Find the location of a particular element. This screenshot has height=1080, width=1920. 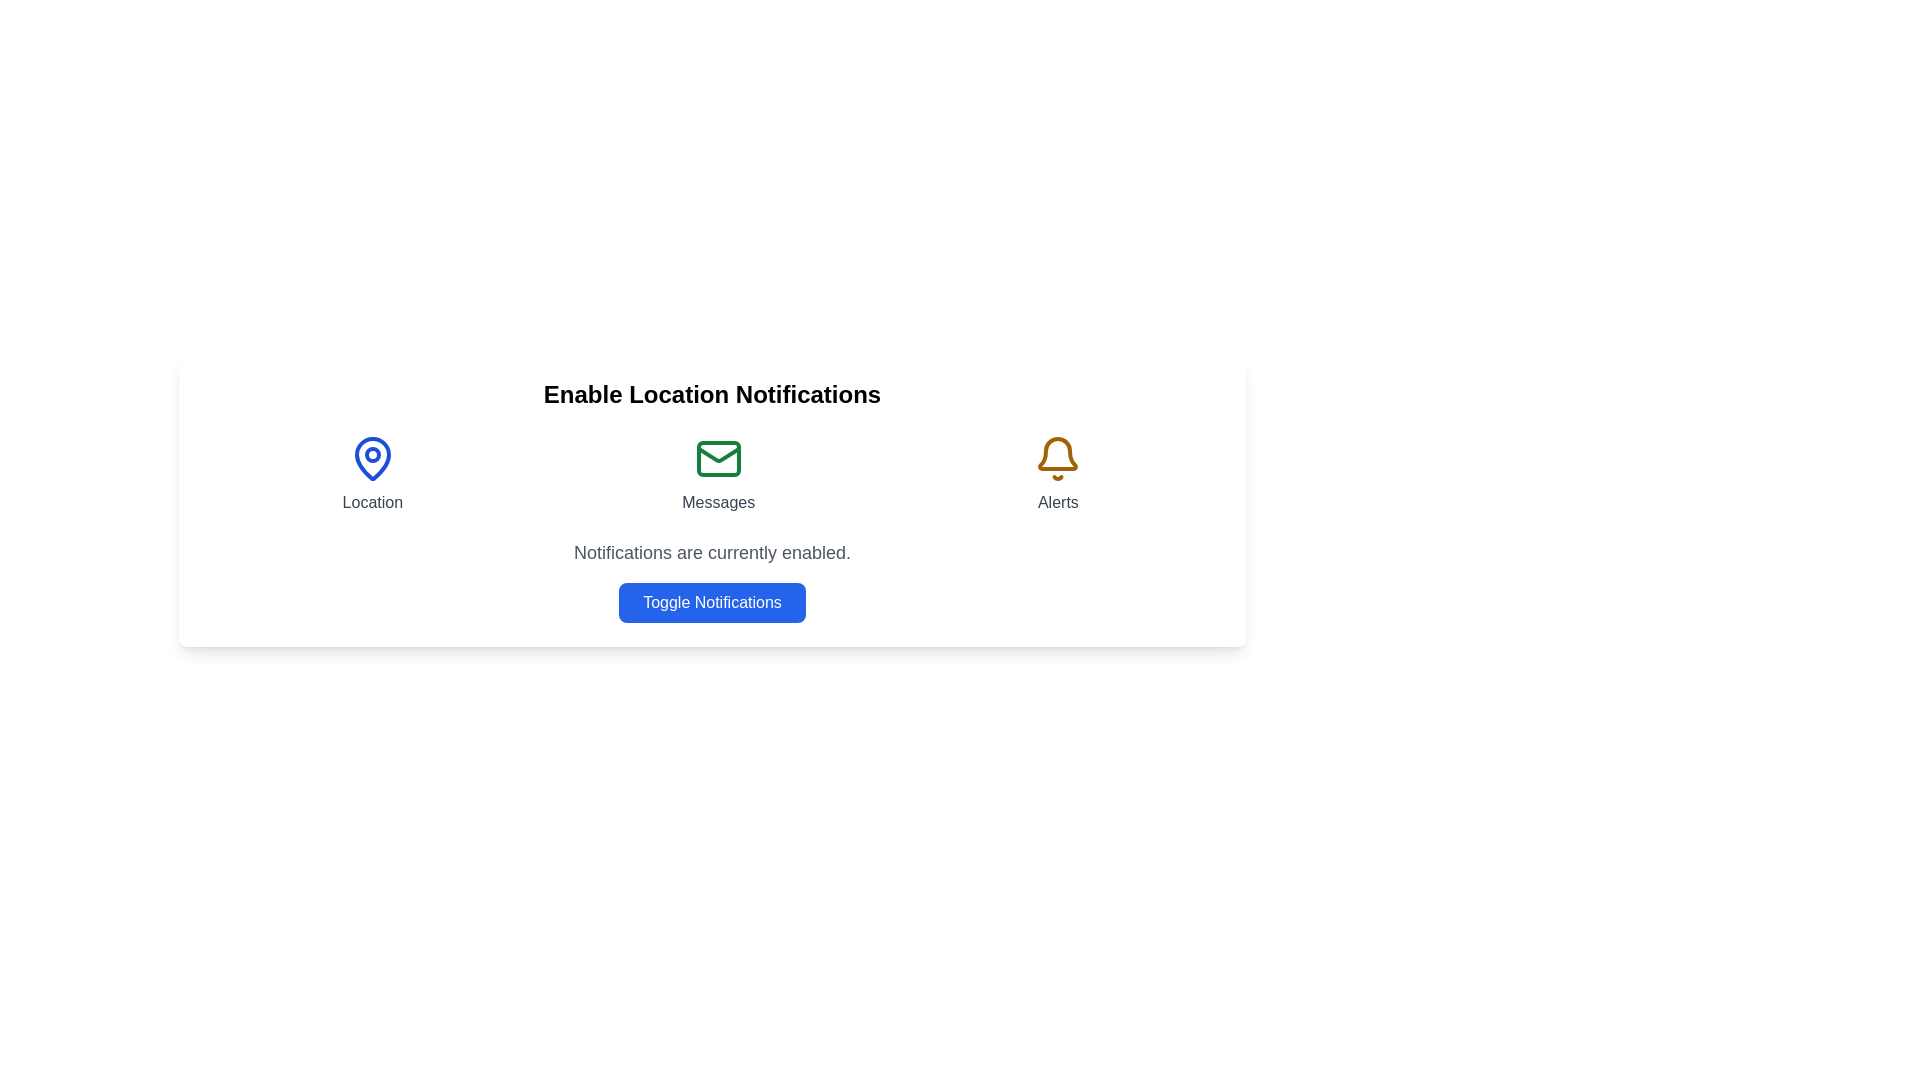

the upper rectangular part of the envelope icon within the 'Messages' section of the UI is located at coordinates (718, 459).